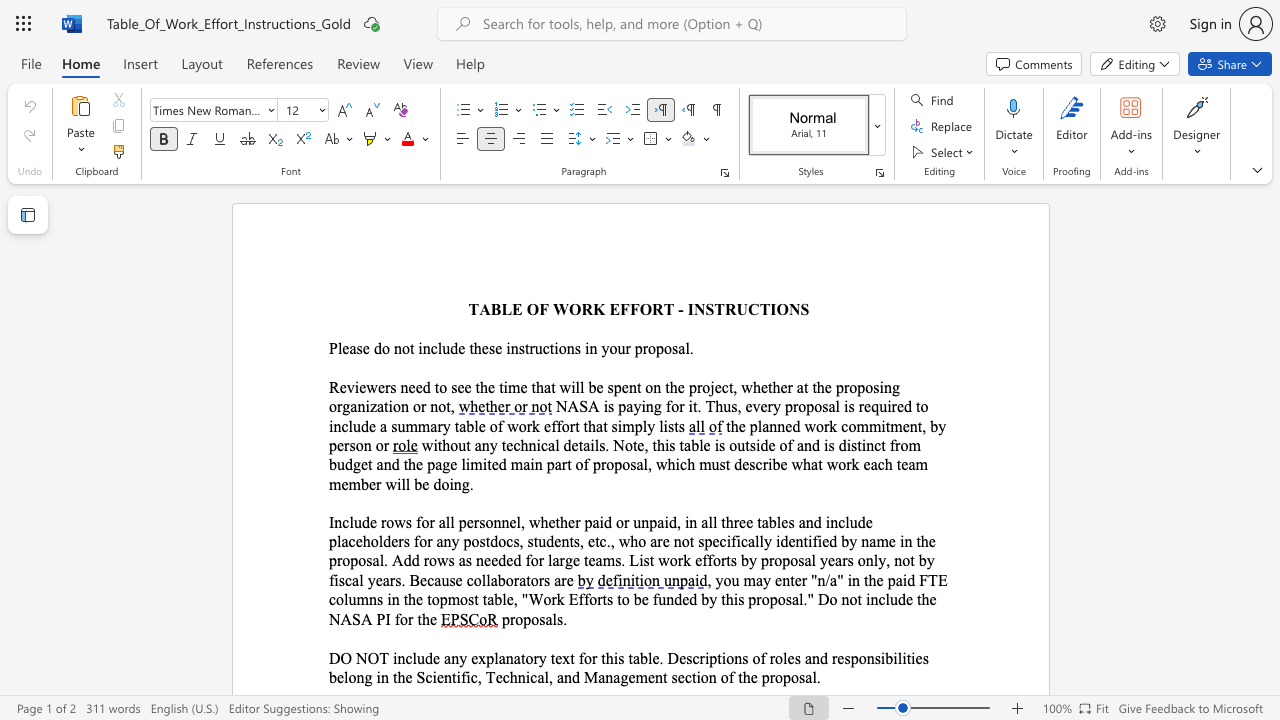 This screenshot has width=1280, height=720. Describe the element at coordinates (523, 618) in the screenshot. I see `the subset text "po" within the text "proposals."` at that location.